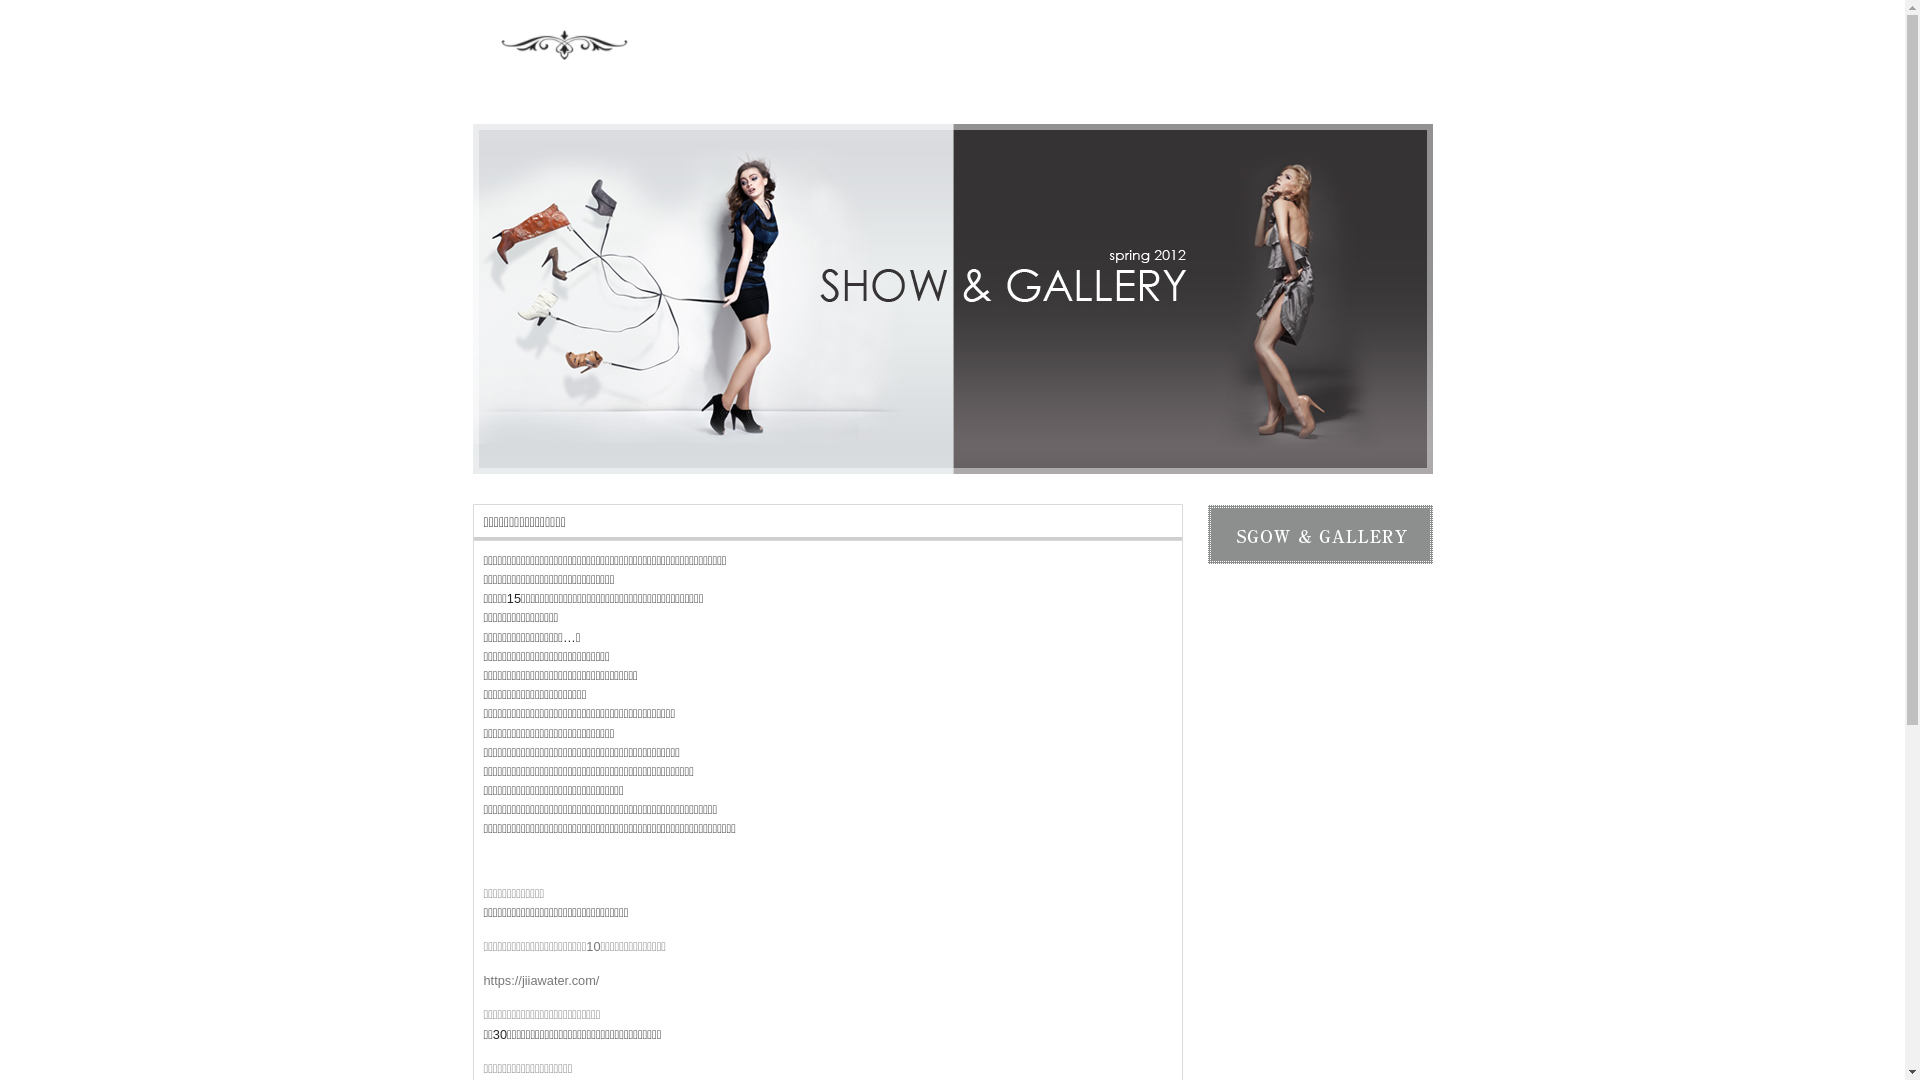  Describe the element at coordinates (484, 979) in the screenshot. I see `'https://jiiawater.com/'` at that location.